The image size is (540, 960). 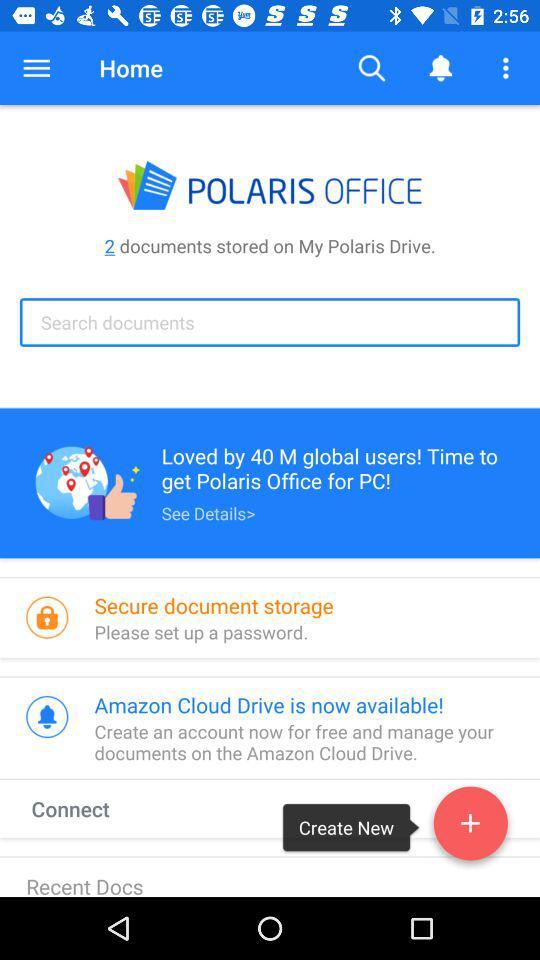 I want to click on add the icon to create new details, so click(x=470, y=827).